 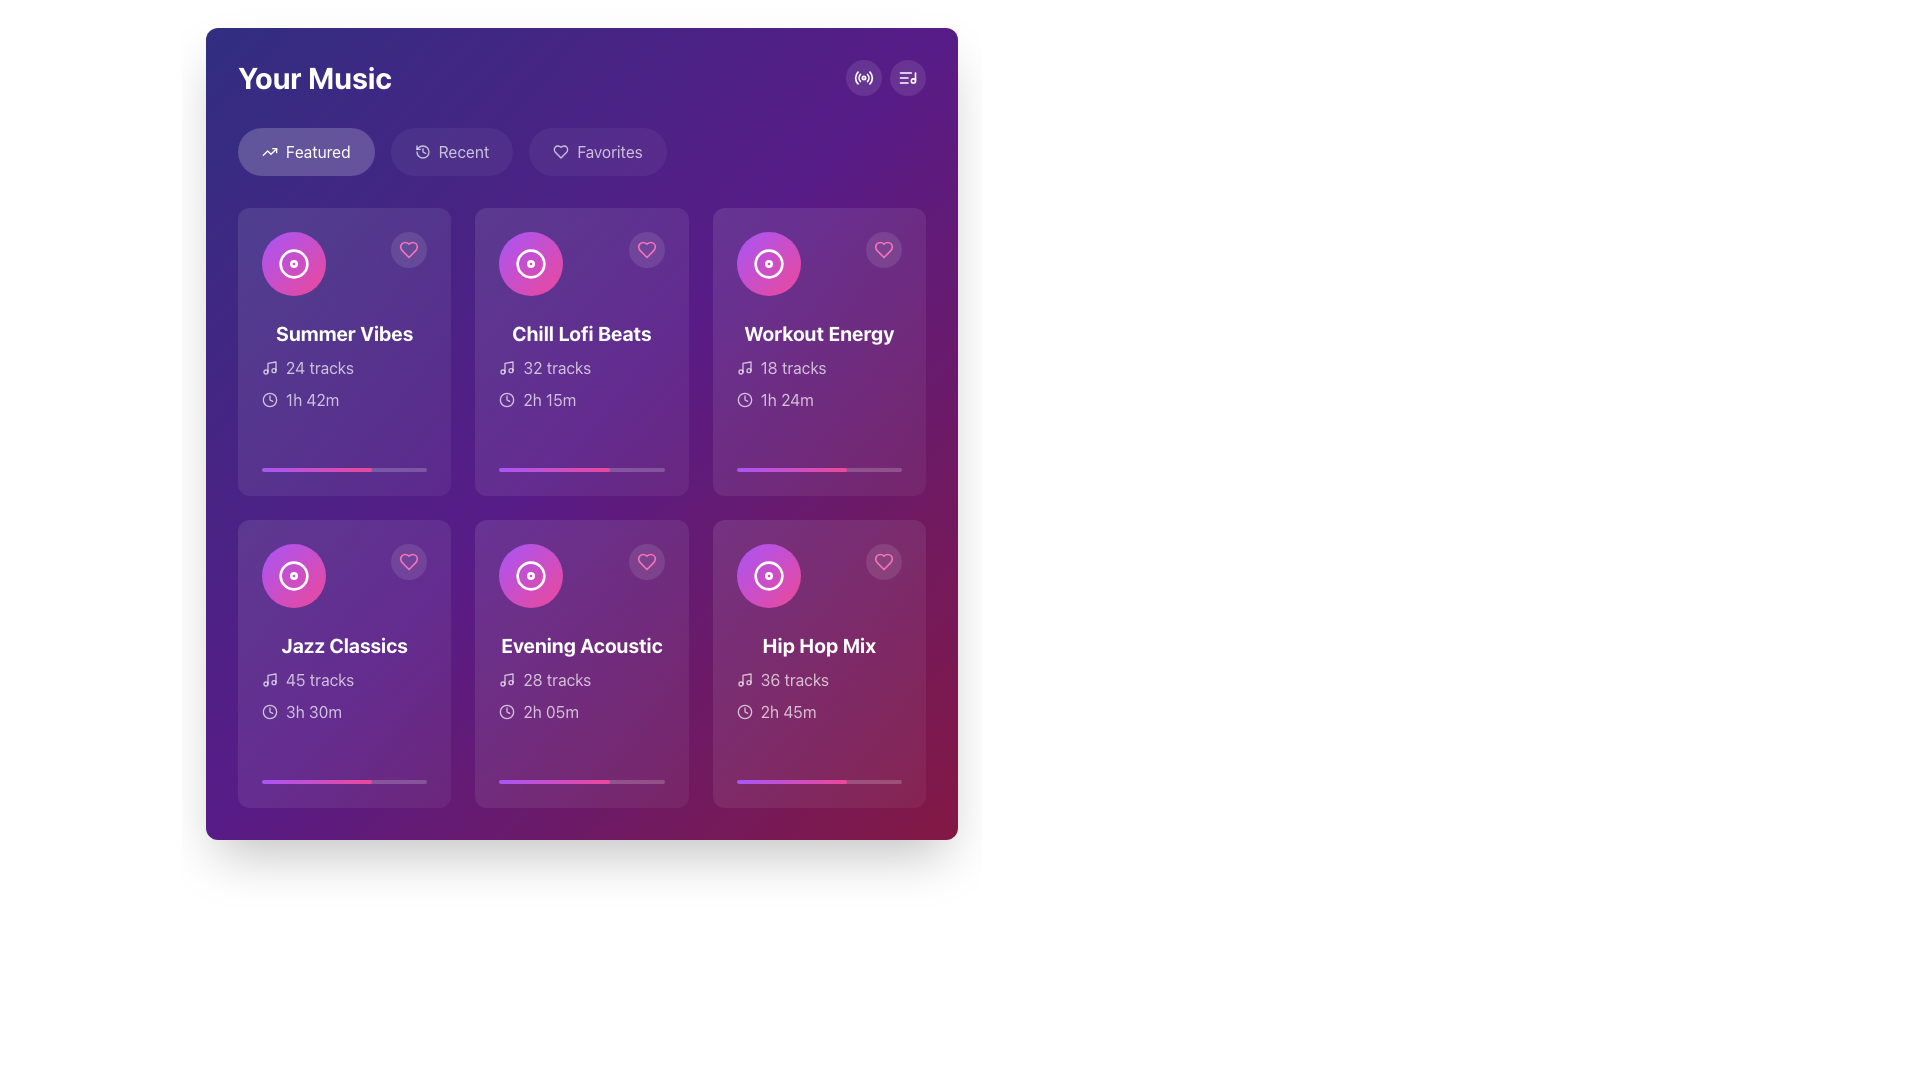 What do you see at coordinates (819, 678) in the screenshot?
I see `the Label that displays the number of tracks available in the 'Hip Hop Mix' card, located near the bottom of the card, above the duration text '2h 45m'` at bounding box center [819, 678].